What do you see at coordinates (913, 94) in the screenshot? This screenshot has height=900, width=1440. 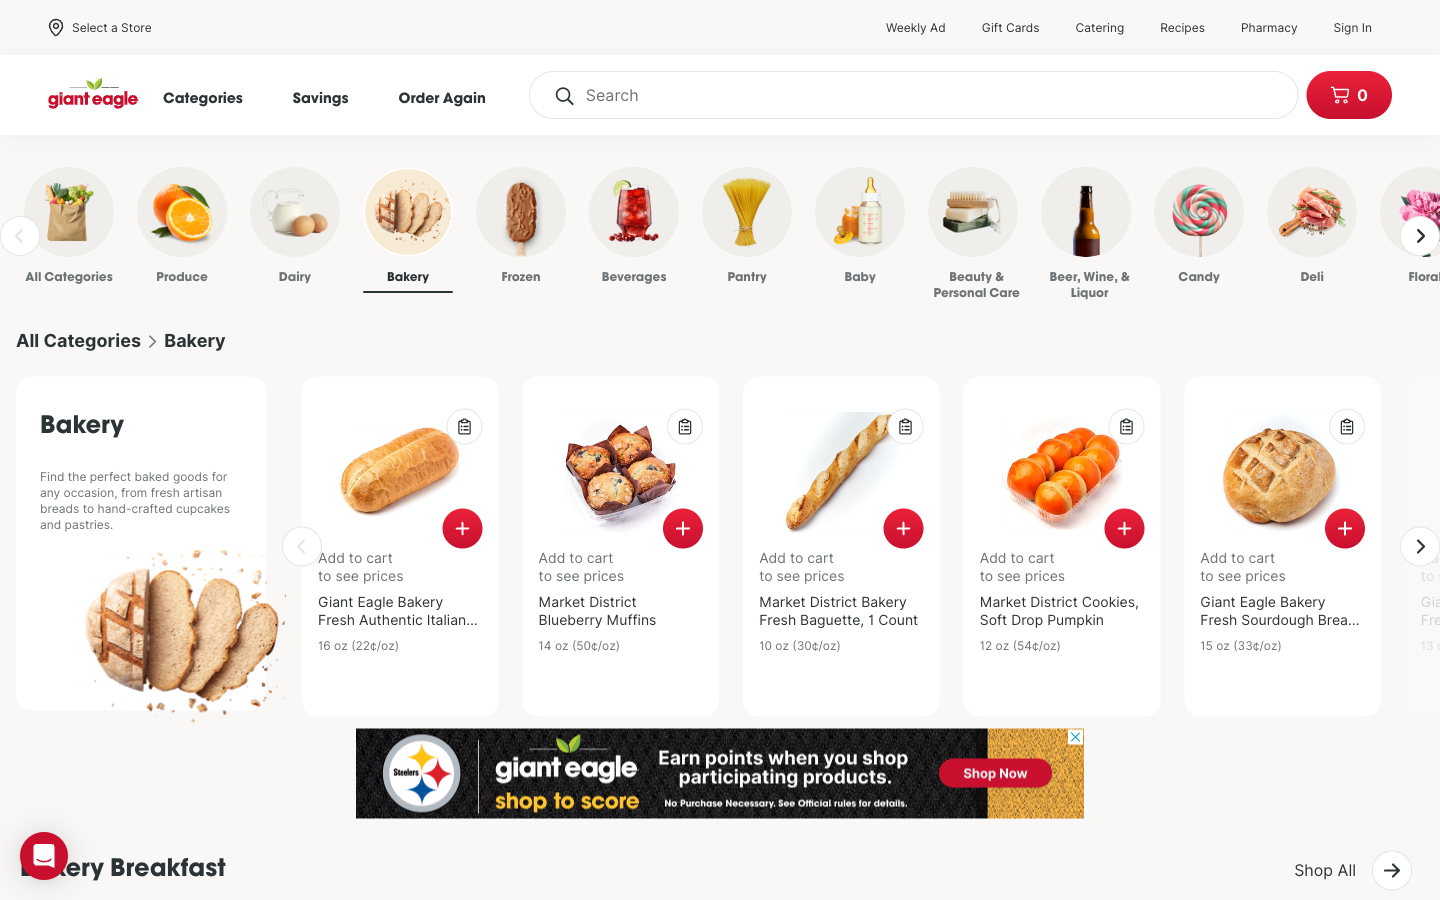 I see `Search for Brown Bread` at bounding box center [913, 94].